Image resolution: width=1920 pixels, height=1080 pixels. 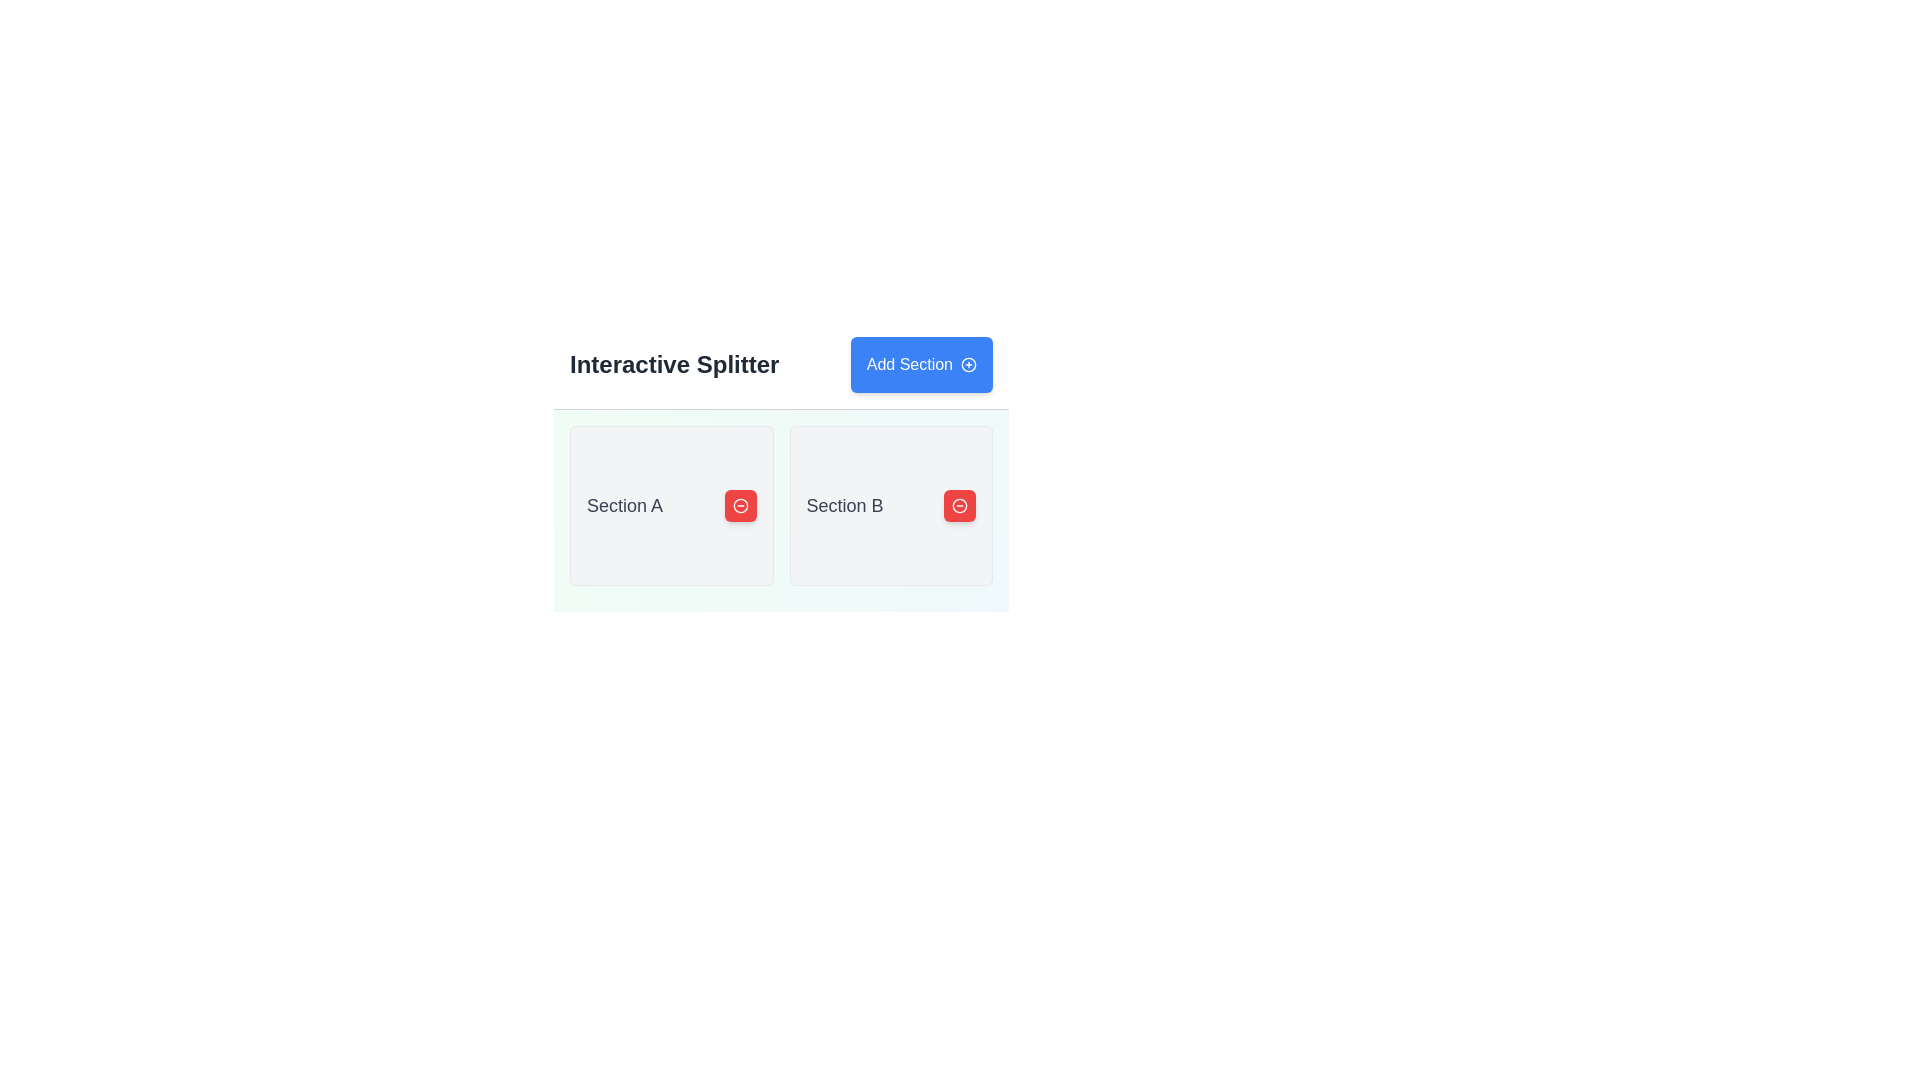 I want to click on the Circle element within the circle-minus icon of 'Section A', so click(x=960, y=504).